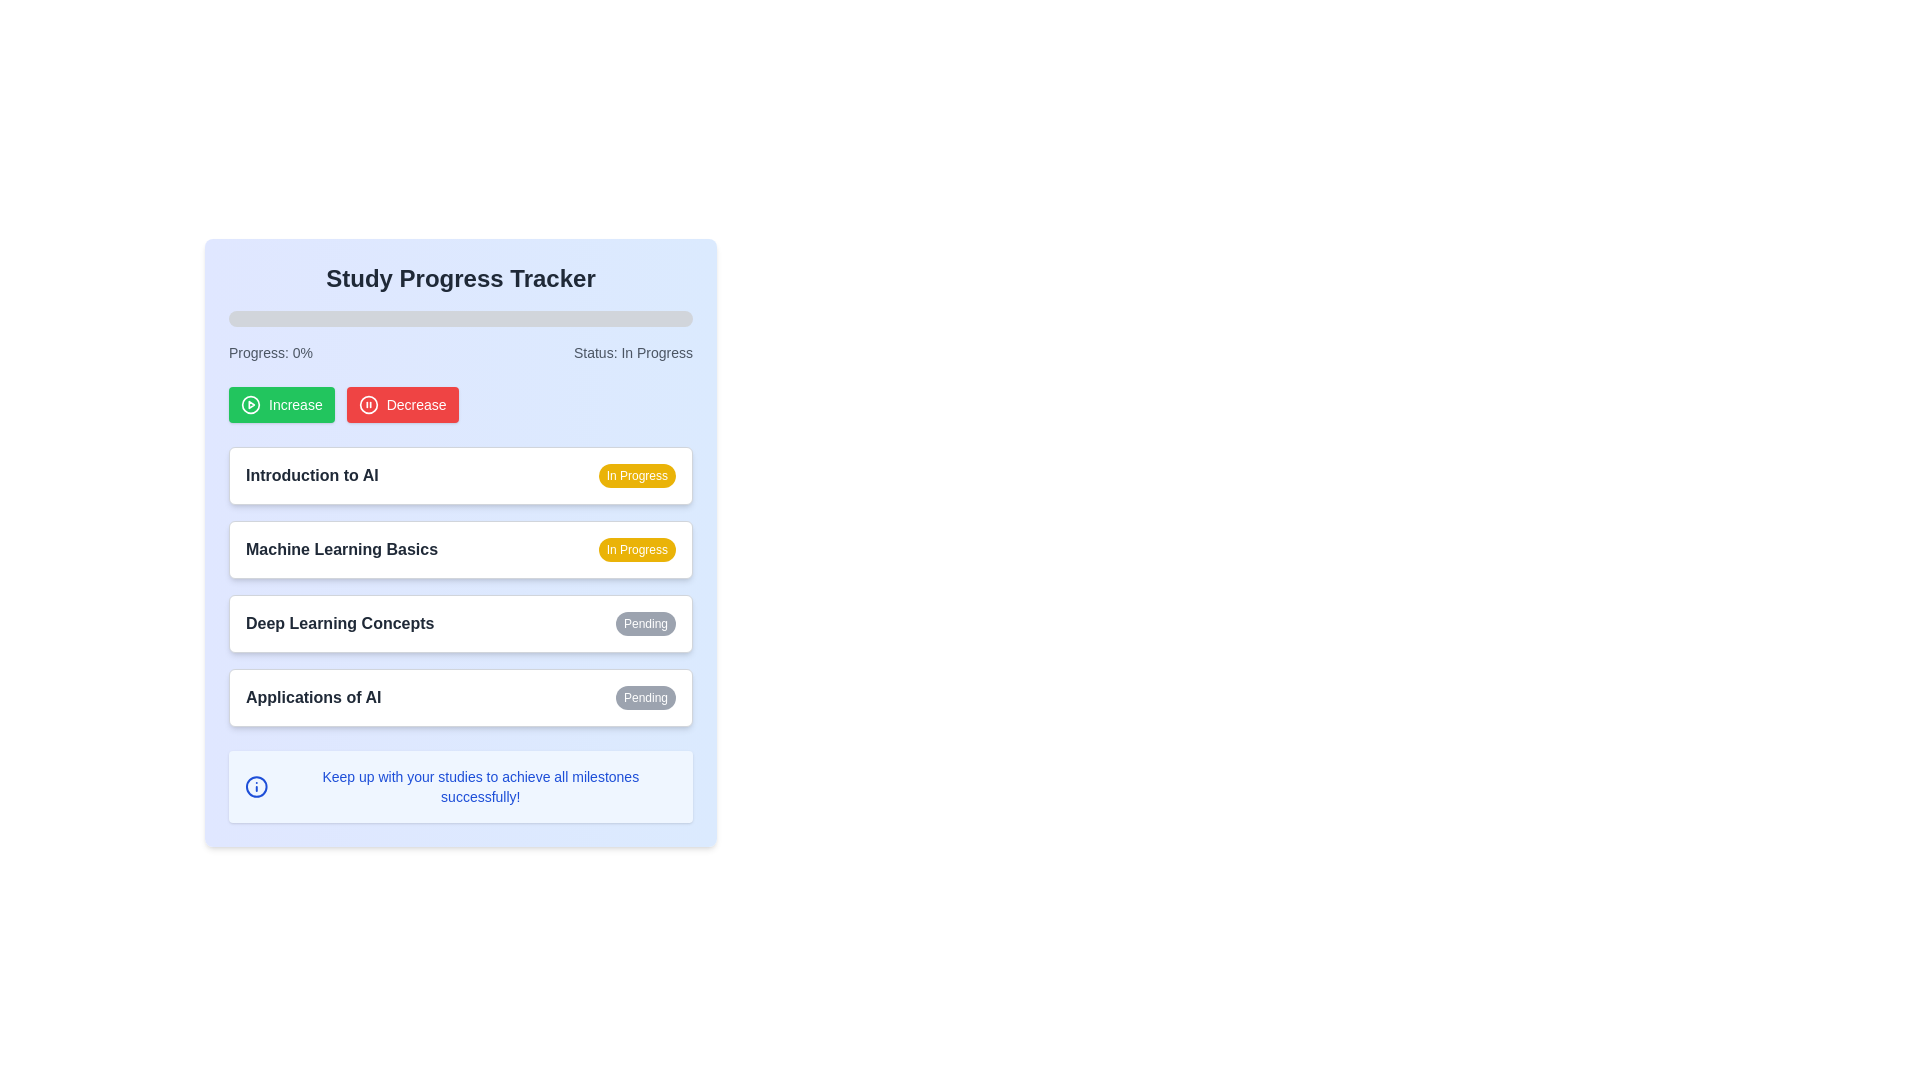 The height and width of the screenshot is (1080, 1920). Describe the element at coordinates (249, 405) in the screenshot. I see `the small circular play icon with a green background and white outline located on the left side of the 'Increase' button` at that location.